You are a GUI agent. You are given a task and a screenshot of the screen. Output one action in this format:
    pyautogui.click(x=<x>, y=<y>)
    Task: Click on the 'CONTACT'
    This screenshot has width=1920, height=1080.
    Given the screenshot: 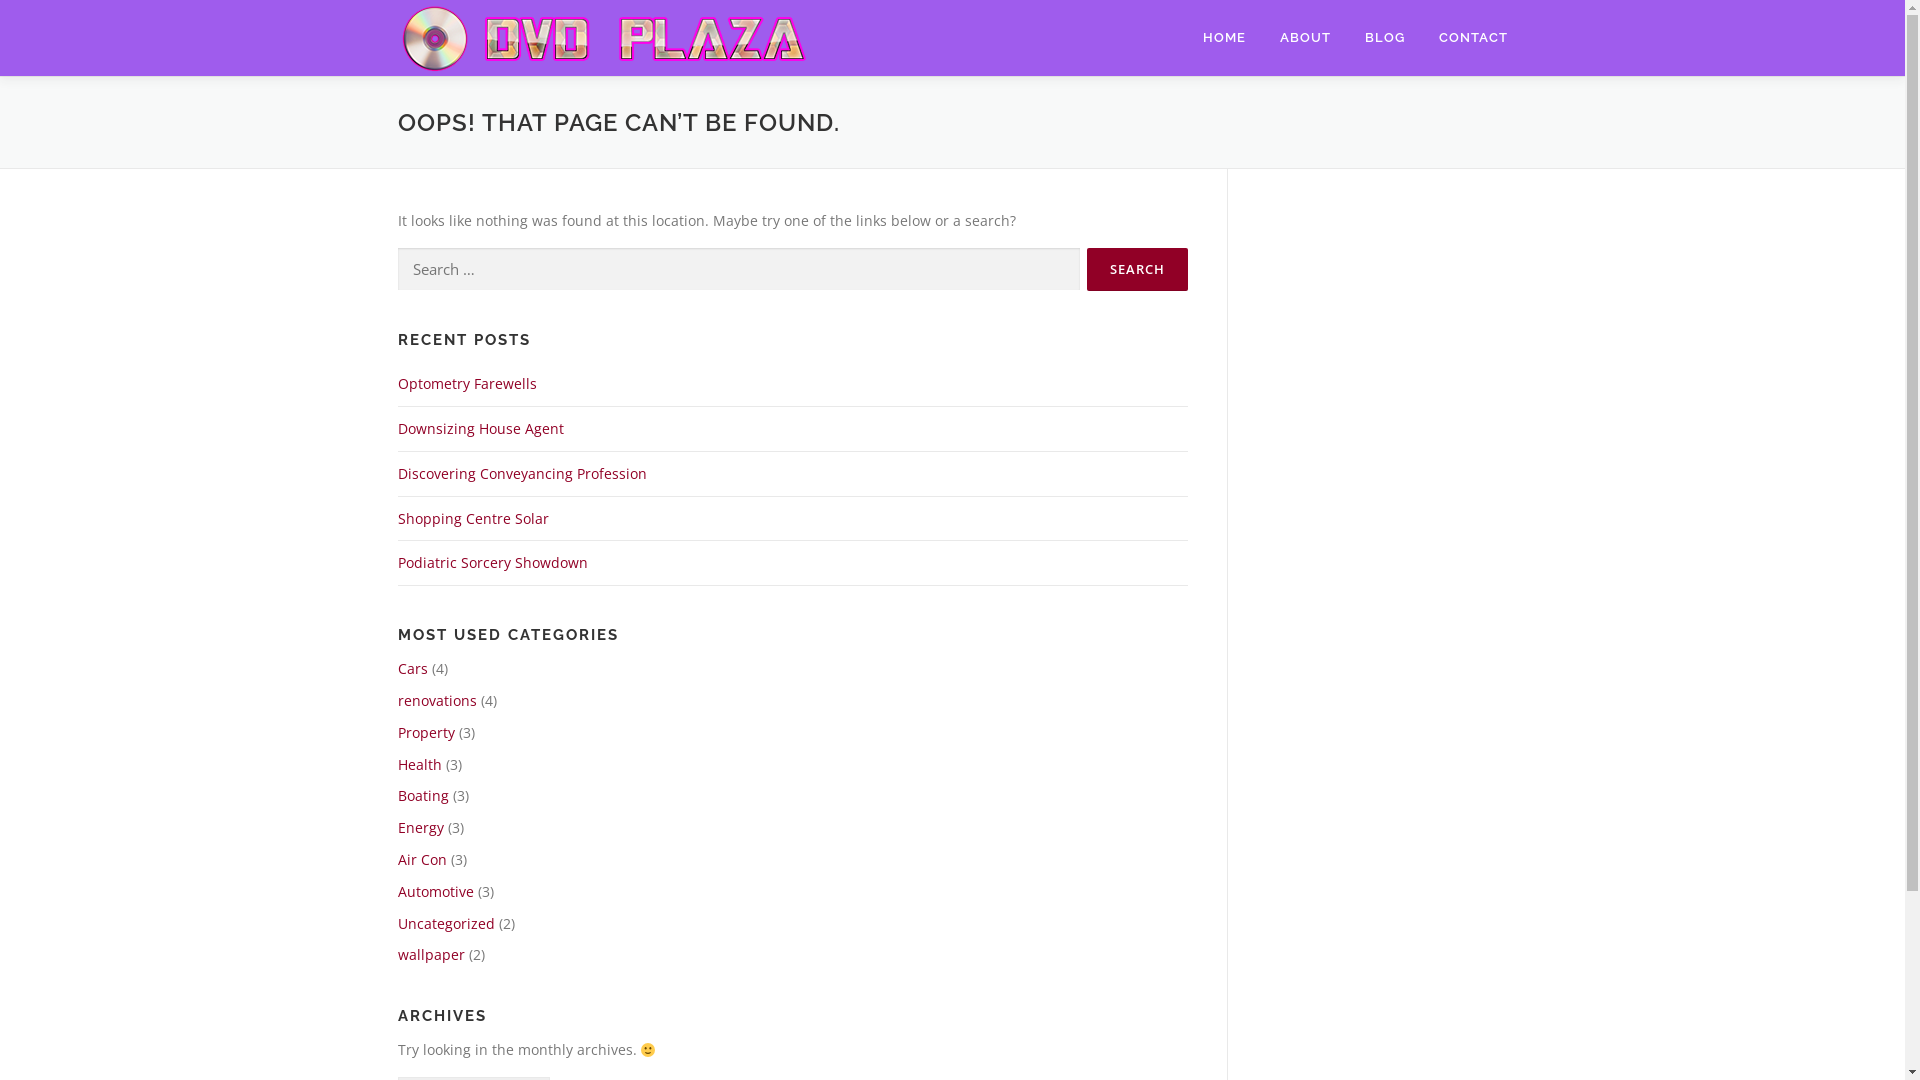 What is the action you would take?
    pyautogui.click(x=1420, y=37)
    